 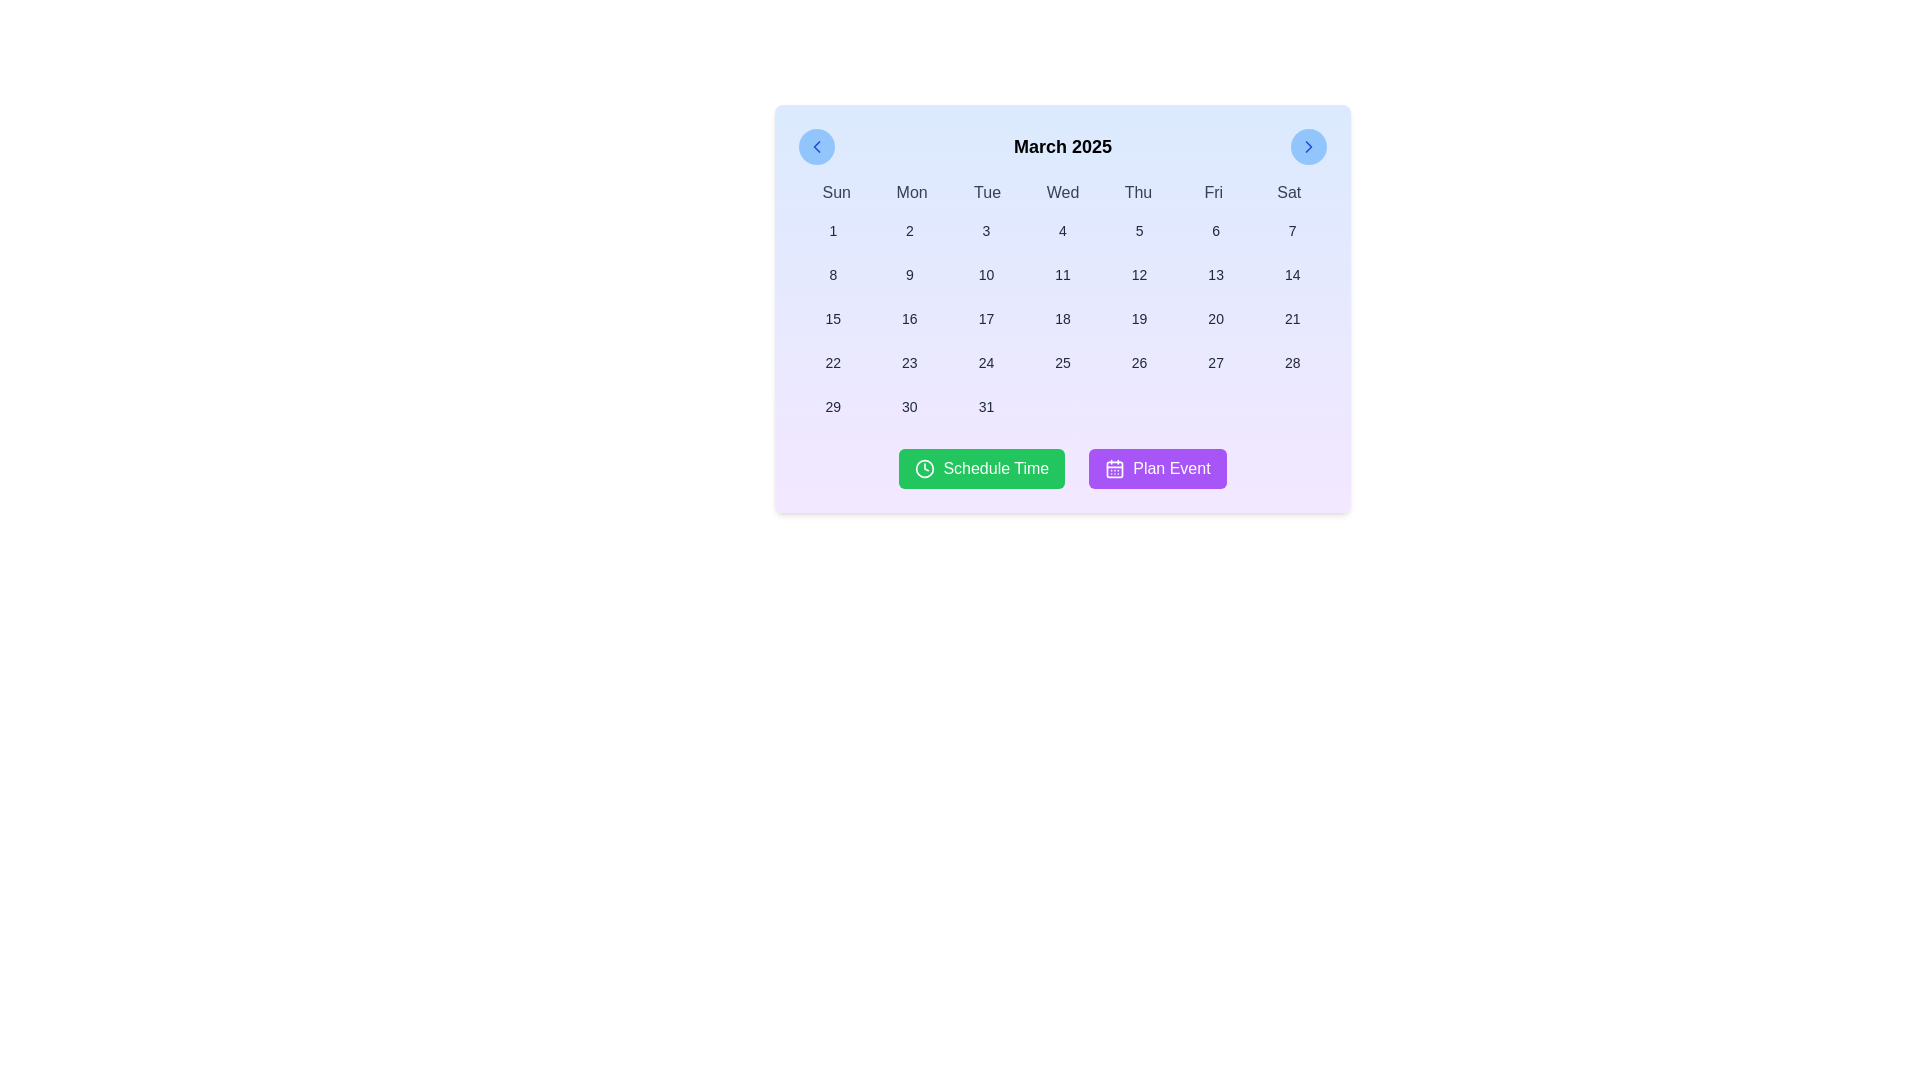 I want to click on the blue triangular left navigation arrow icon in the calendar interface to receive visual feedback, so click(x=816, y=145).